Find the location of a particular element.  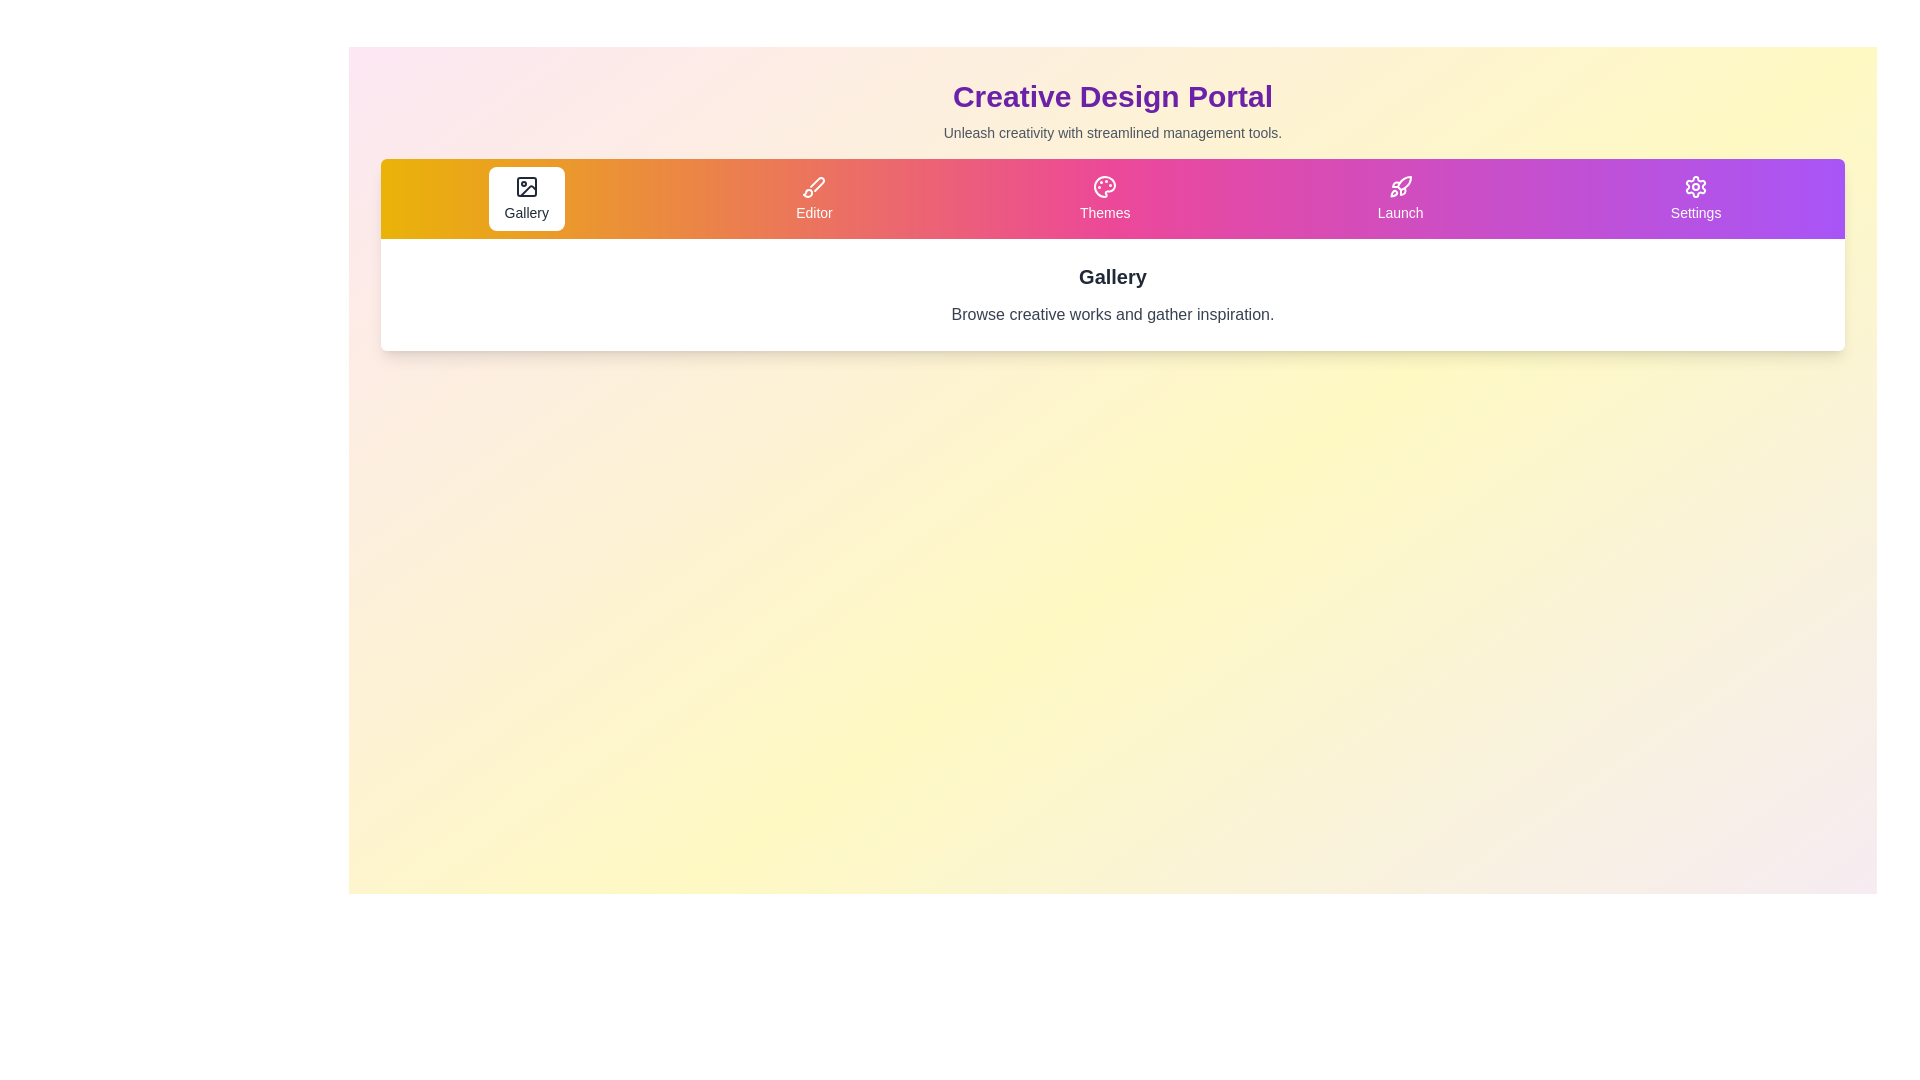

text of the heading element labeled 'Gallery', which is centrally positioned at the top section of the interface is located at coordinates (1112, 277).